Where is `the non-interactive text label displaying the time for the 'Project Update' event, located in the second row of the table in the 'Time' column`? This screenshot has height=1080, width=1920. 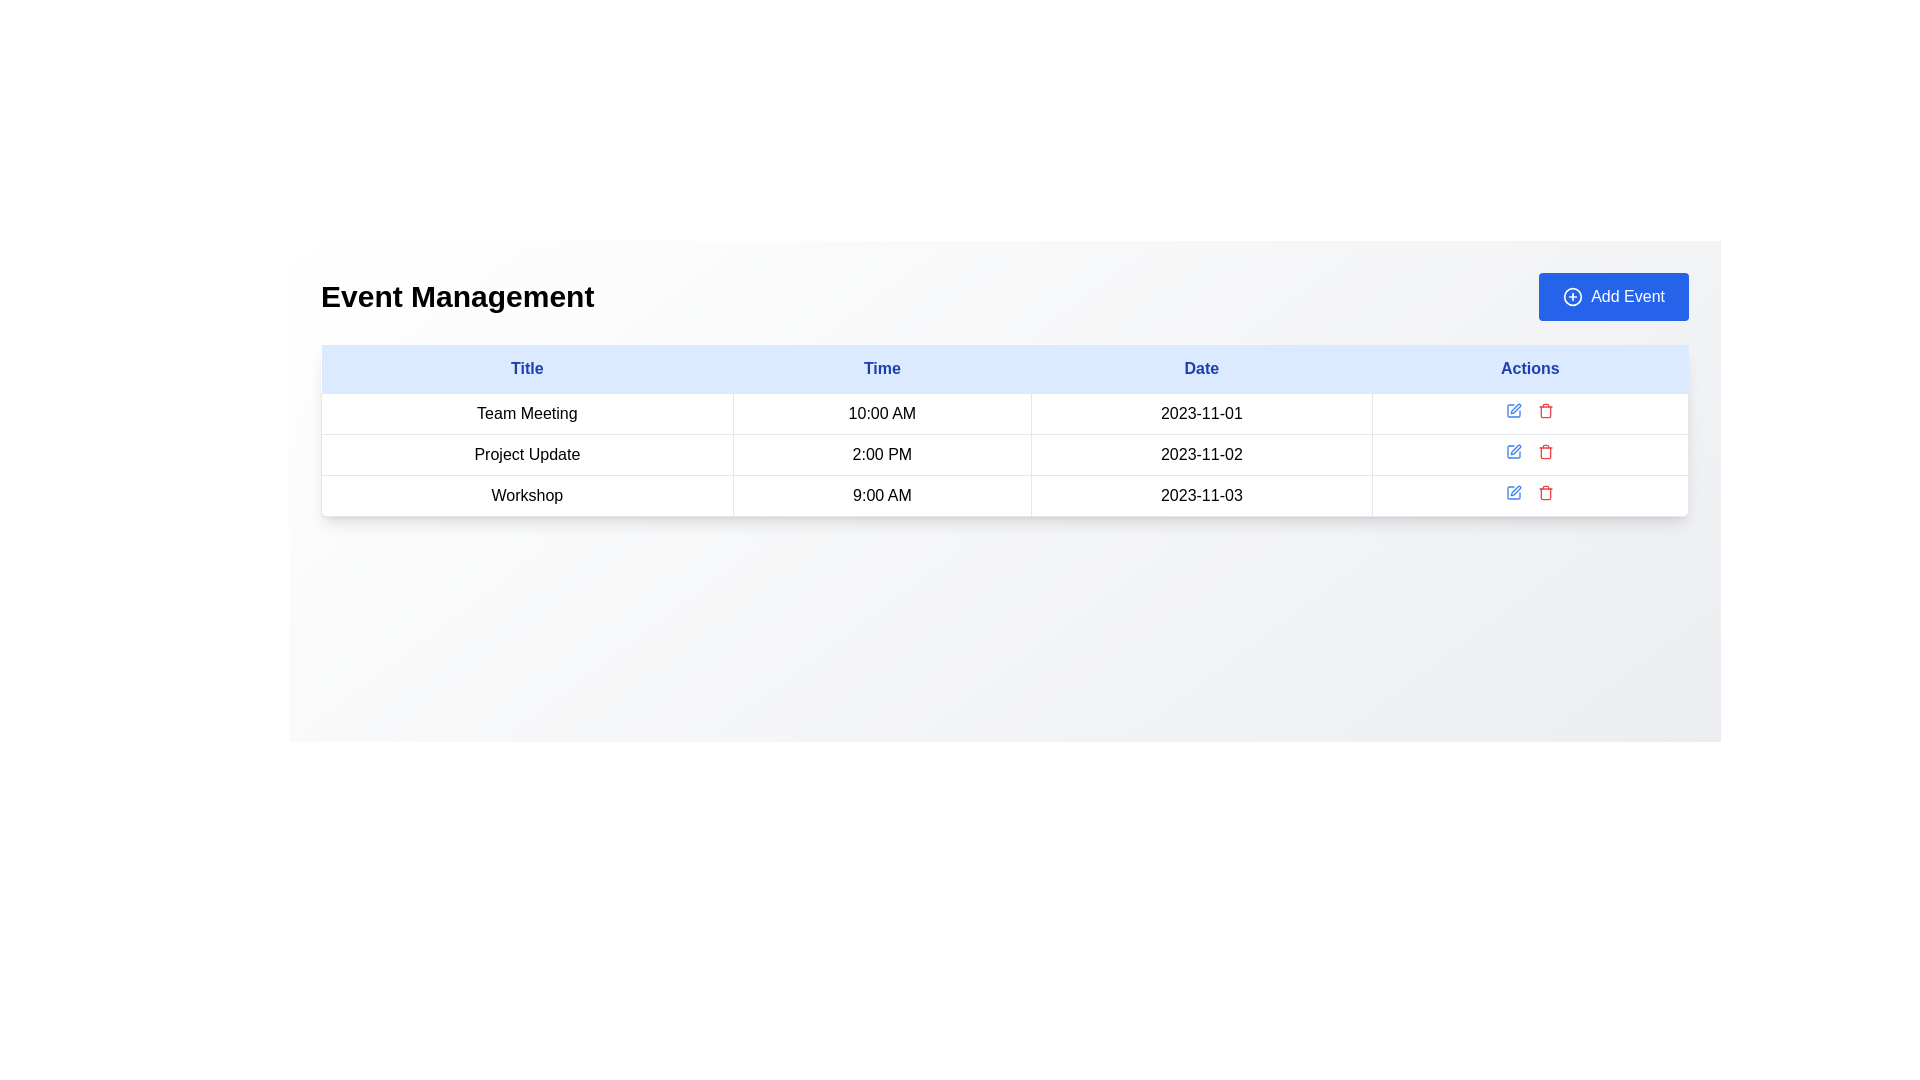
the non-interactive text label displaying the time for the 'Project Update' event, located in the second row of the table in the 'Time' column is located at coordinates (881, 455).